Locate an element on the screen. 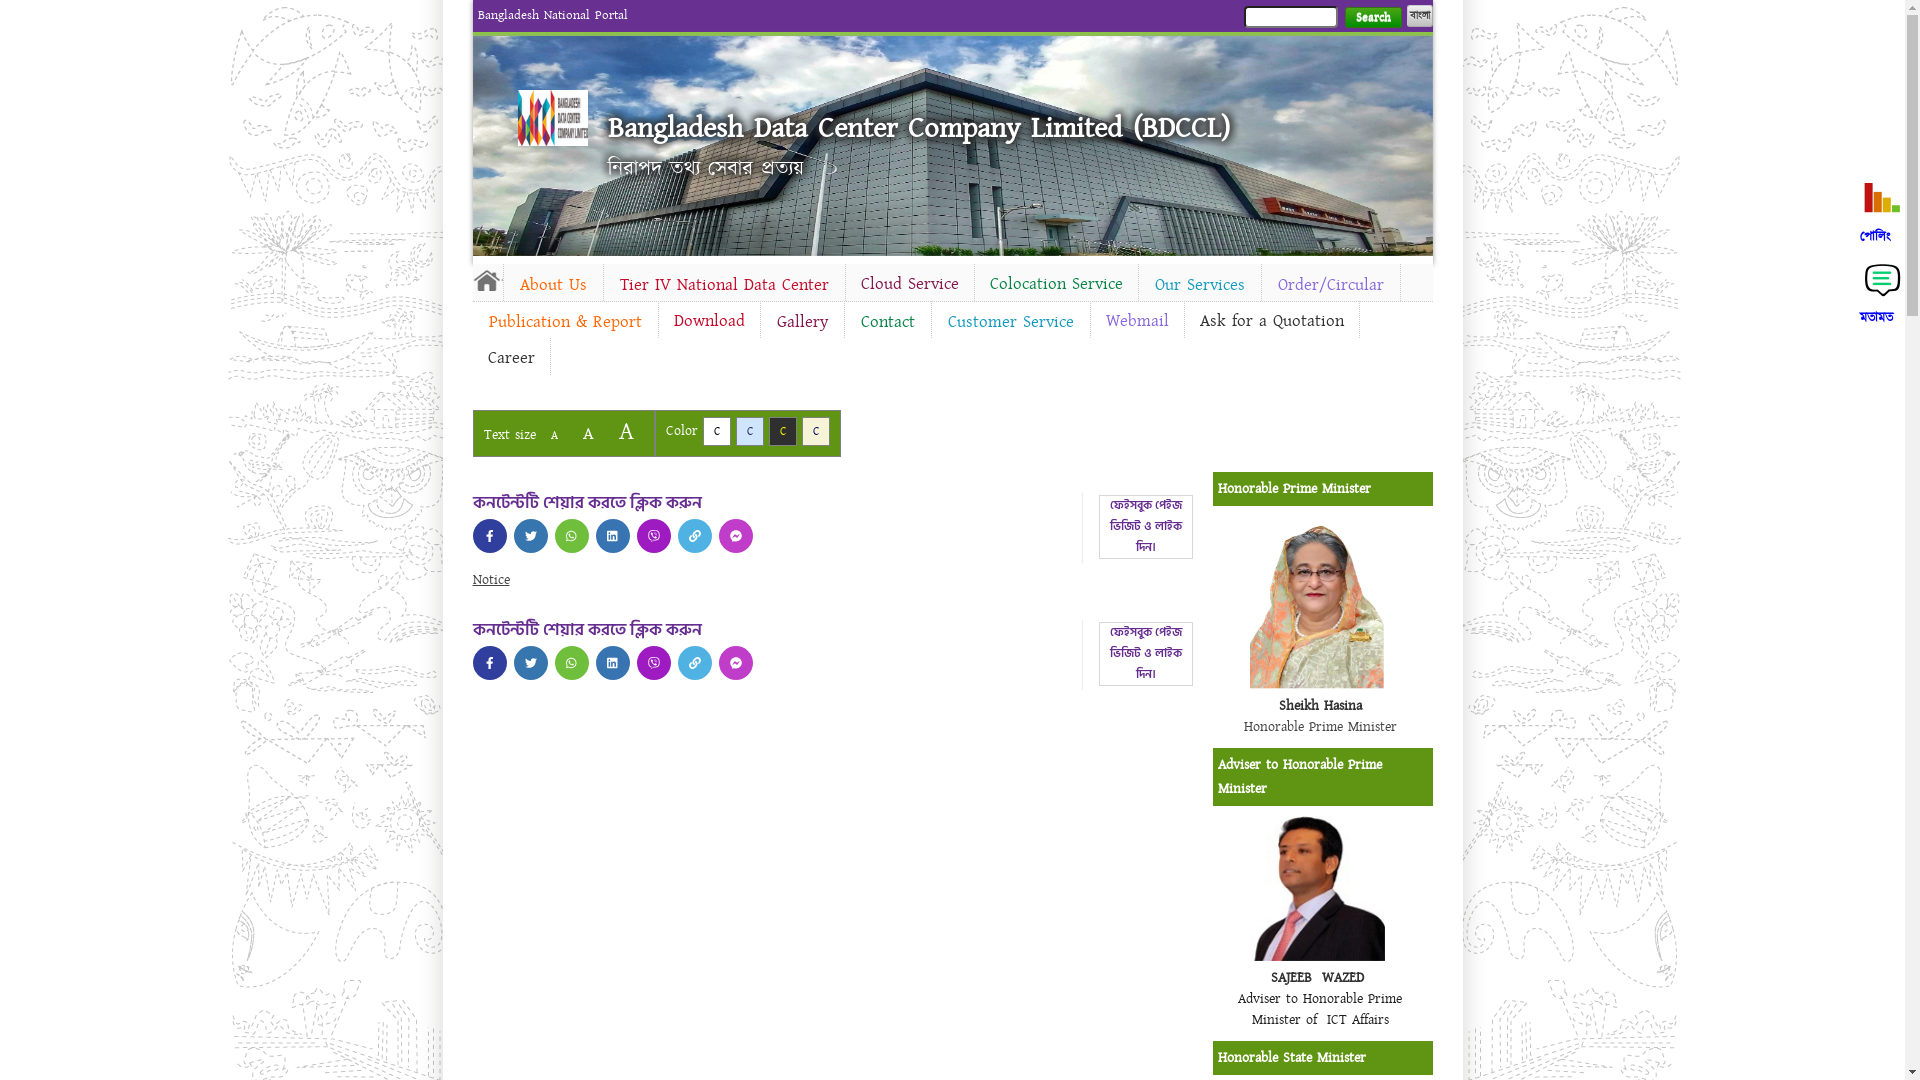 This screenshot has height=1080, width=1920. 'Webmail' is located at coordinates (1136, 319).